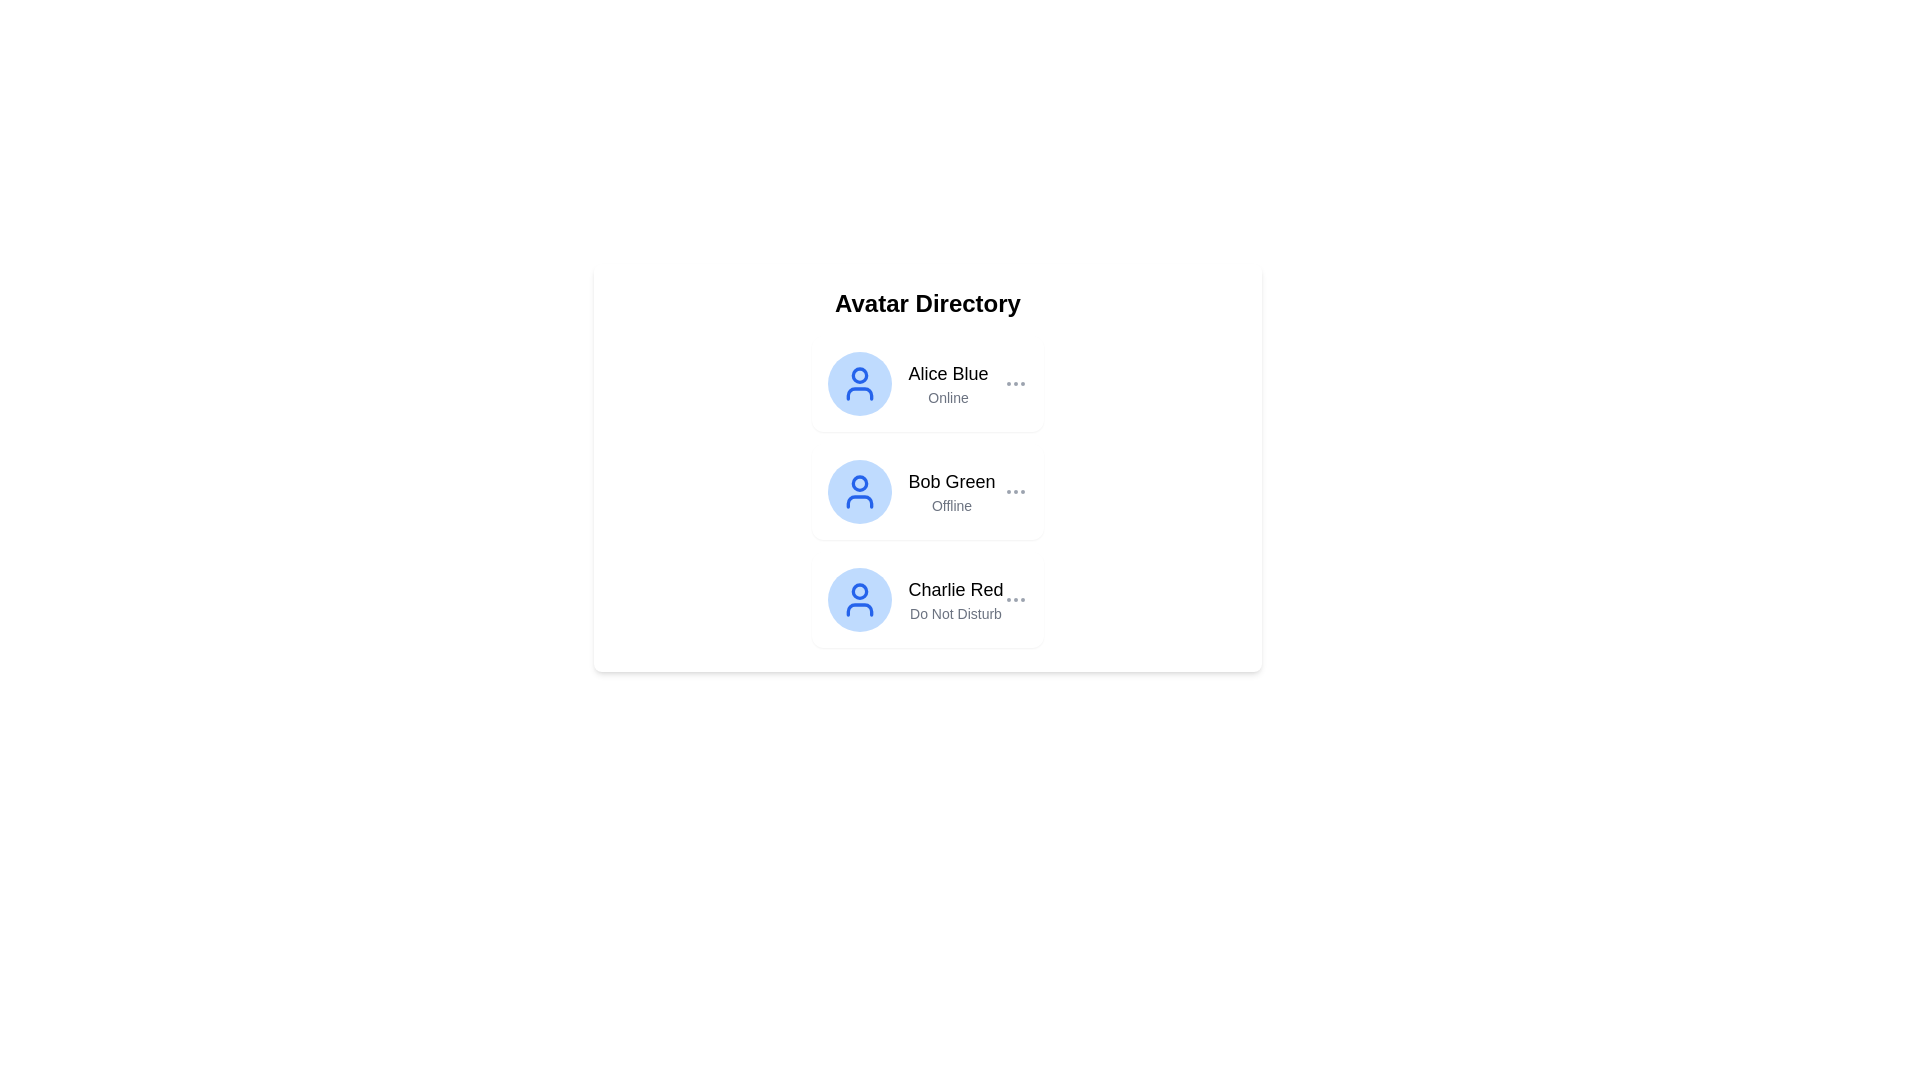 This screenshot has width=1920, height=1080. What do you see at coordinates (954, 612) in the screenshot?
I see `the 'Do Not Disturb' text label located below 'Charlie Red' in the avatar directory interface` at bounding box center [954, 612].